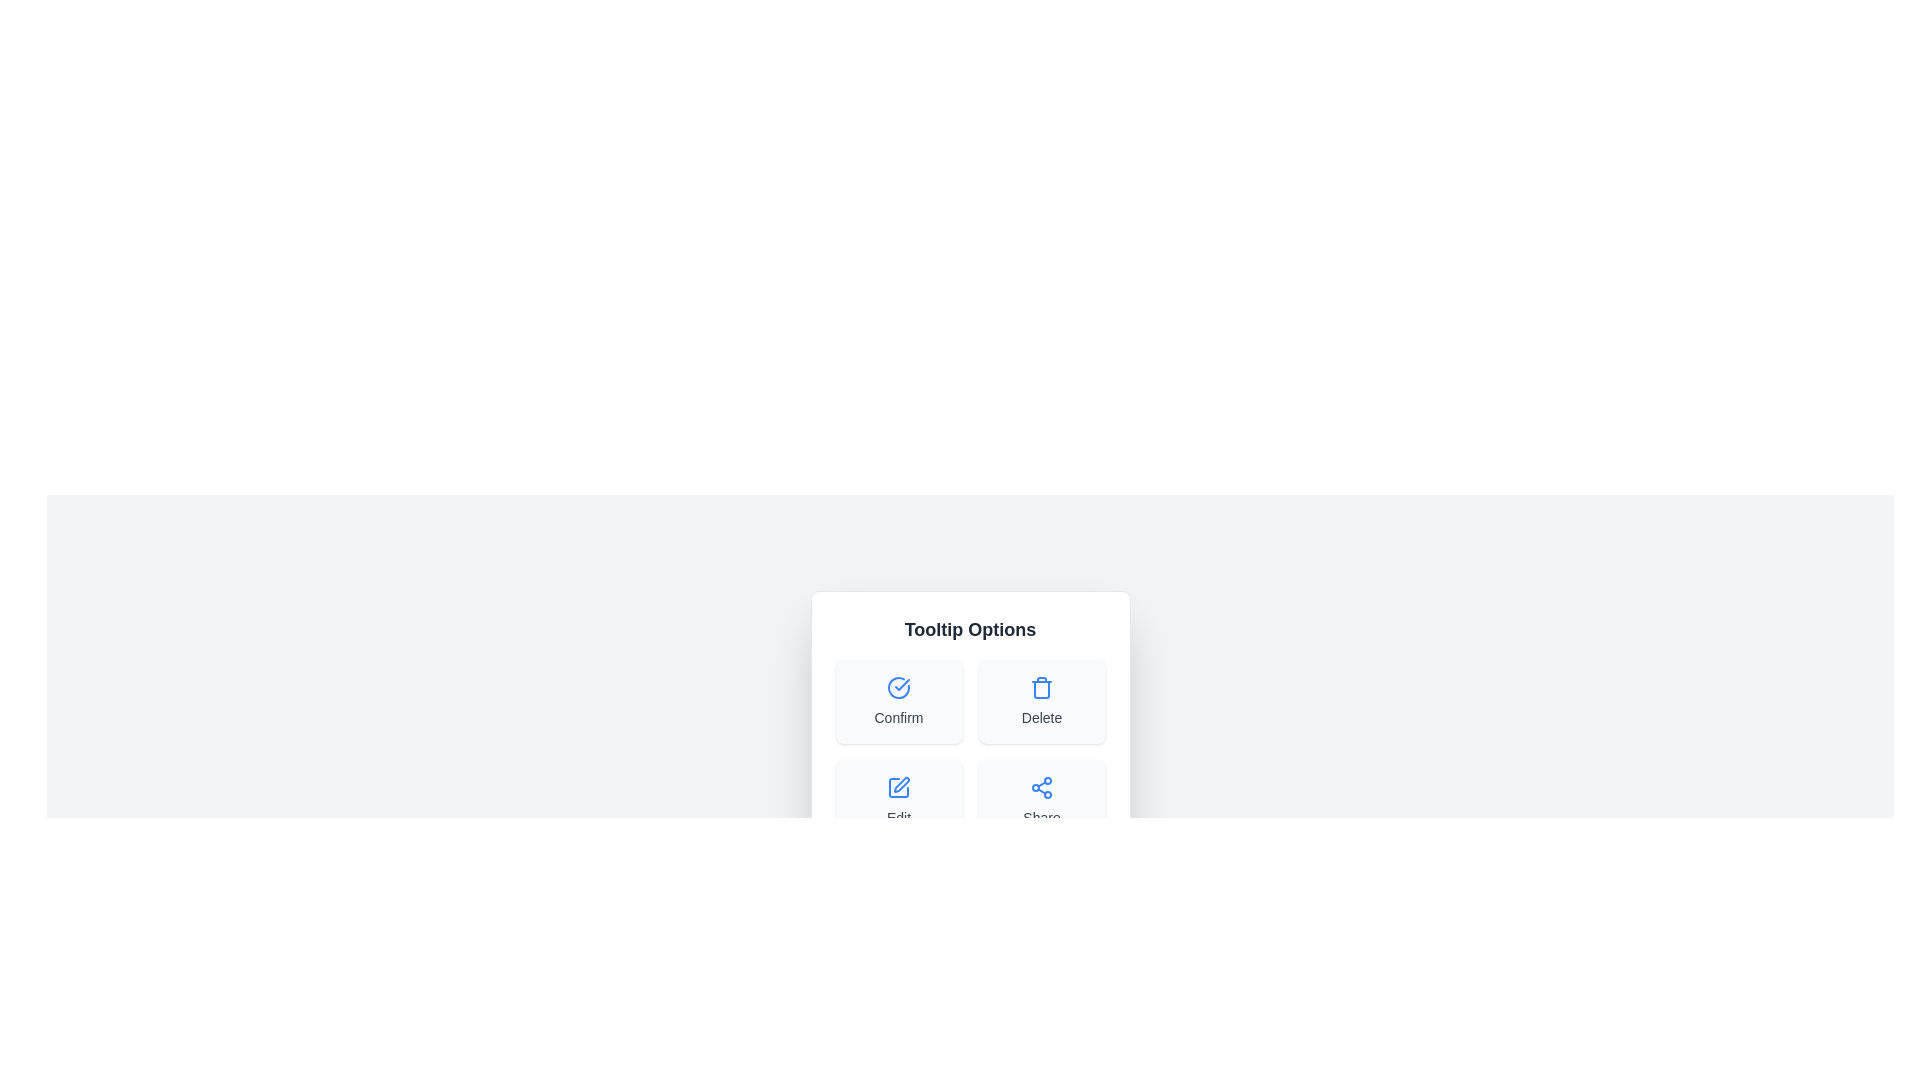  I want to click on the 'Share' icon, which is a vector graphic of three blue circles connected by two lines, so click(1040, 786).